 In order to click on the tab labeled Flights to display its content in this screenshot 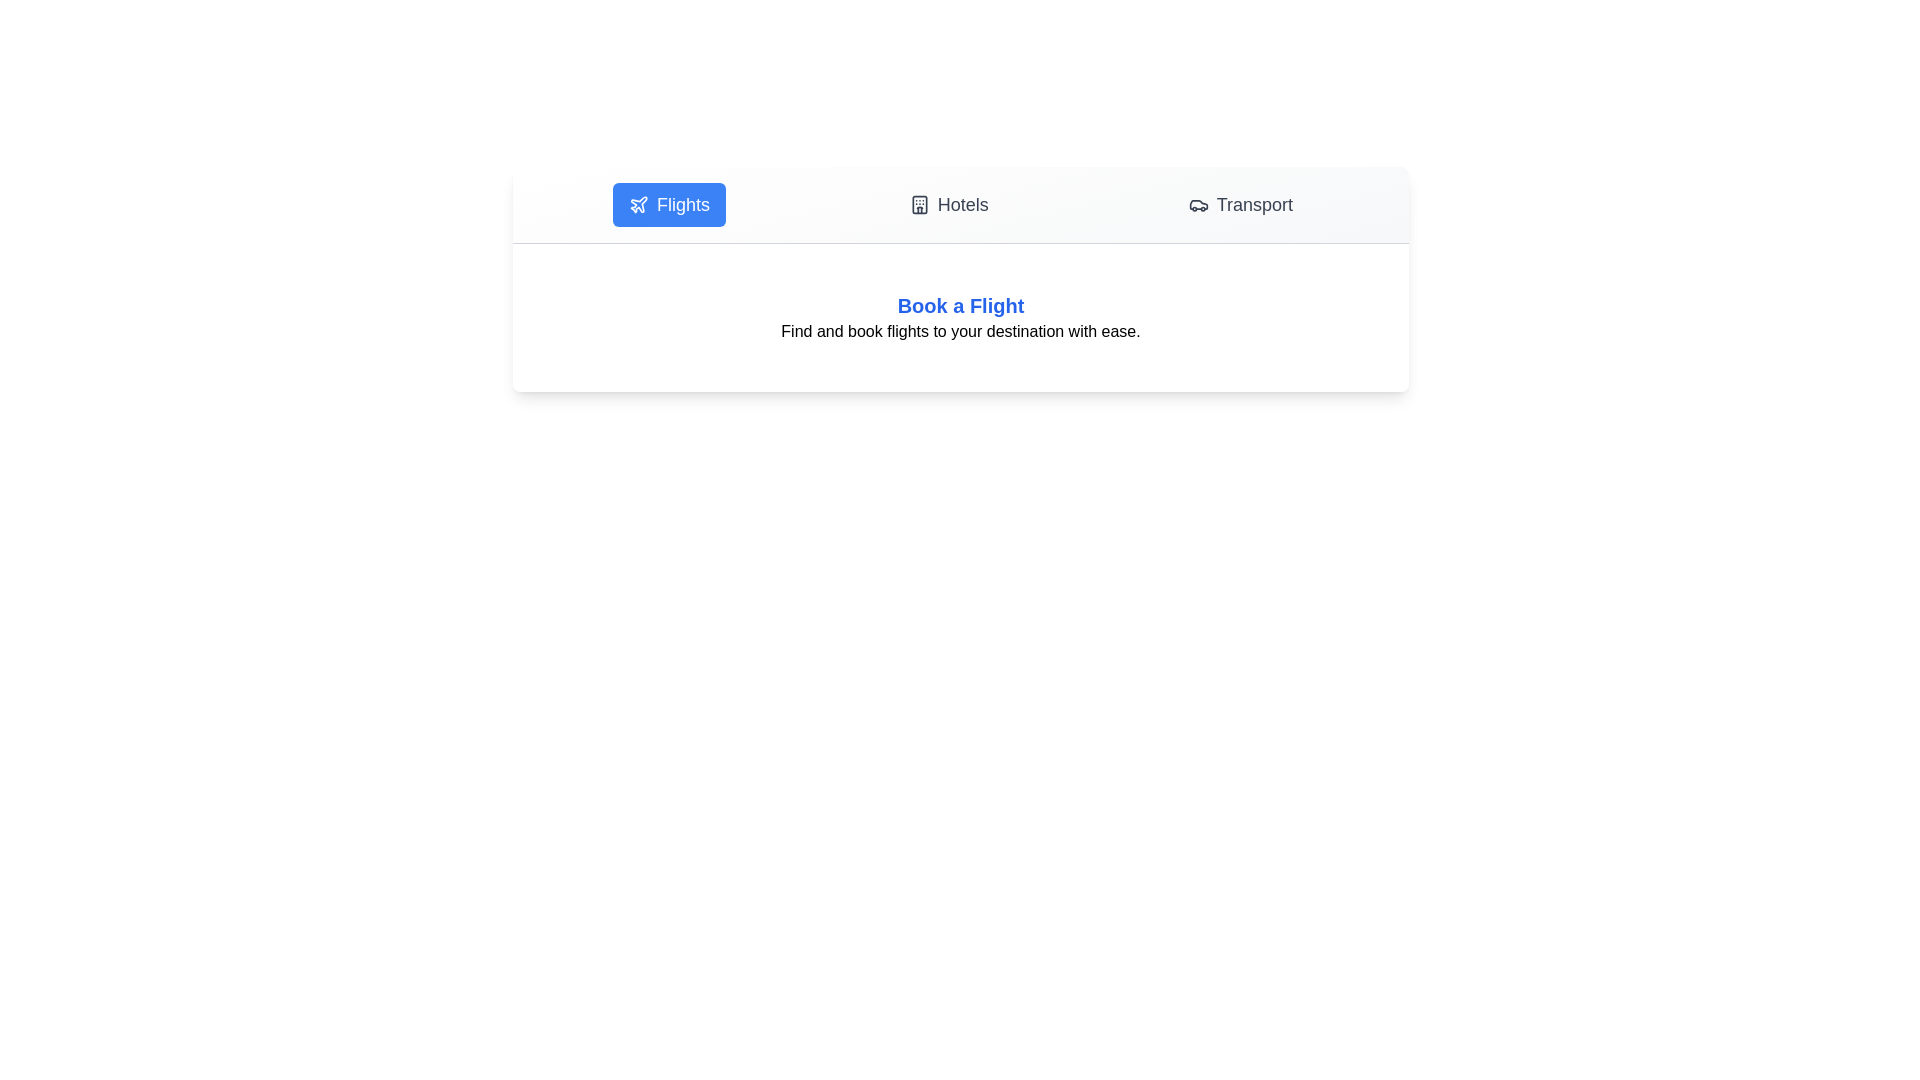, I will do `click(669, 204)`.